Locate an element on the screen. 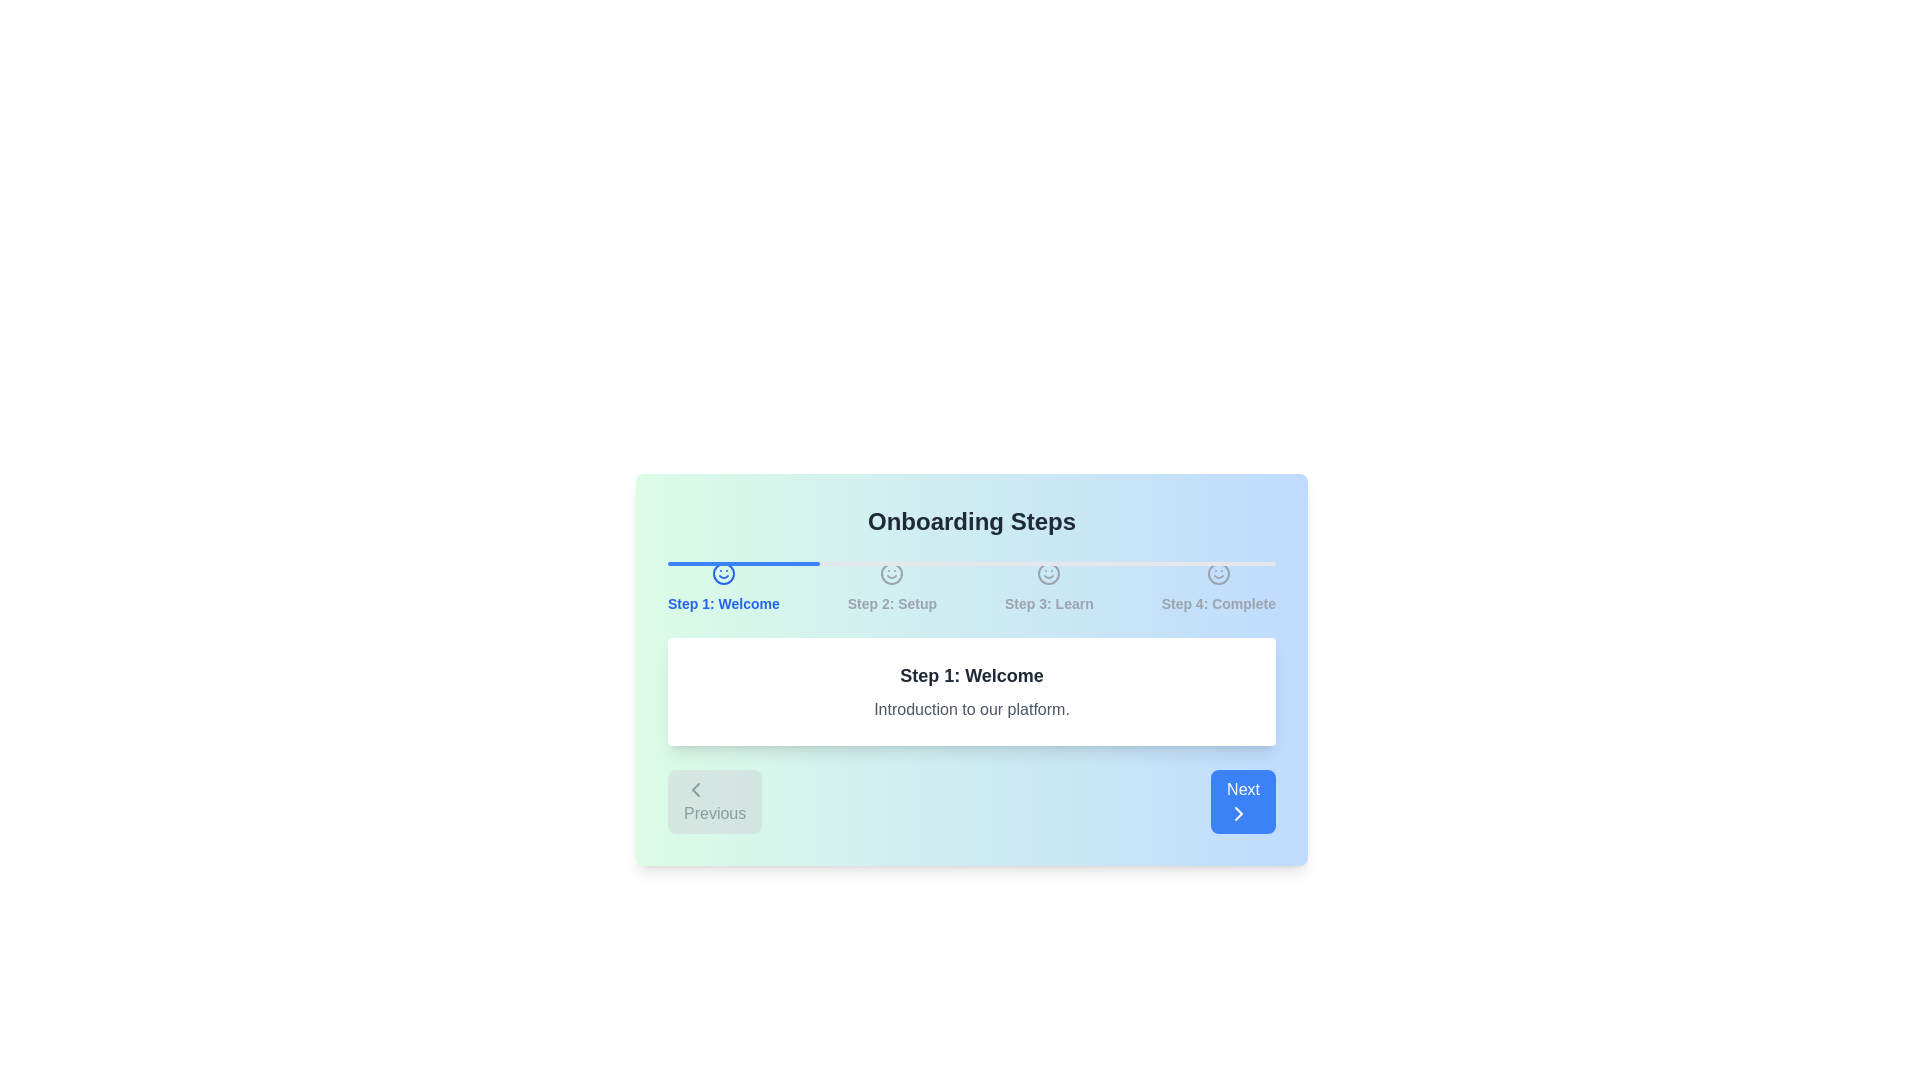 The height and width of the screenshot is (1080, 1920). the 'Next' button located at the bottom-right corner of the navigation section to observe a visual state change is located at coordinates (1242, 801).